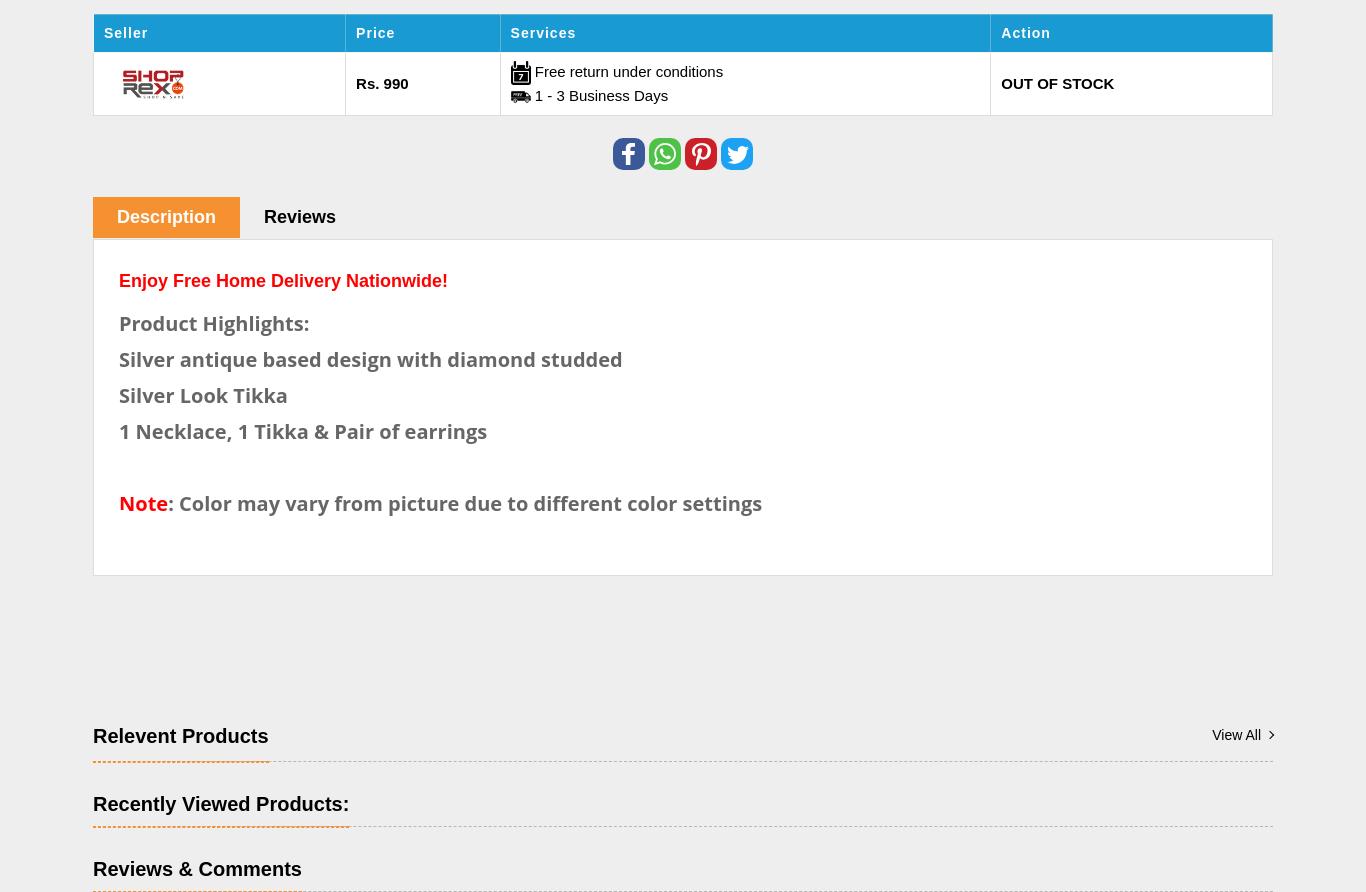 The width and height of the screenshot is (1366, 892). Describe the element at coordinates (117, 357) in the screenshot. I see `'Silver antique based design with diamond studded'` at that location.